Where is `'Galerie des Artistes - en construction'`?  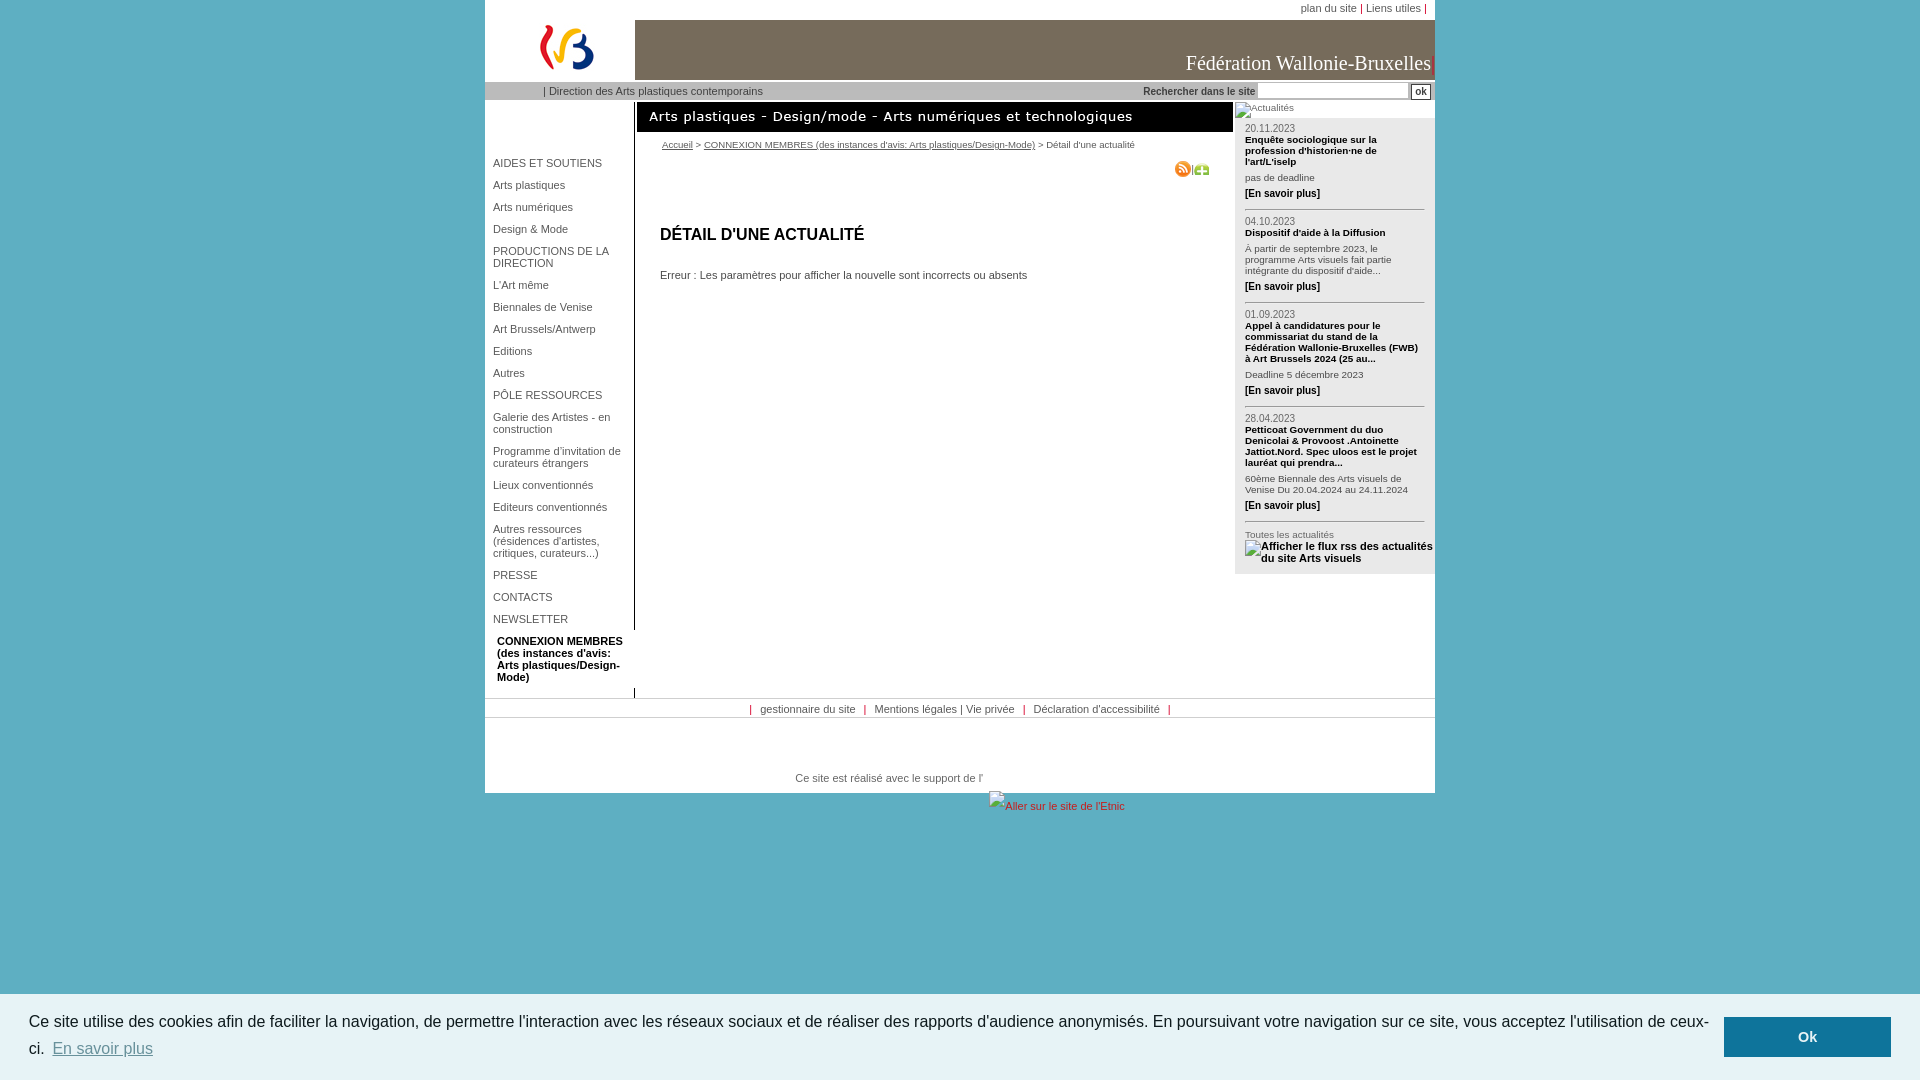 'Galerie des Artistes - en construction' is located at coordinates (560, 422).